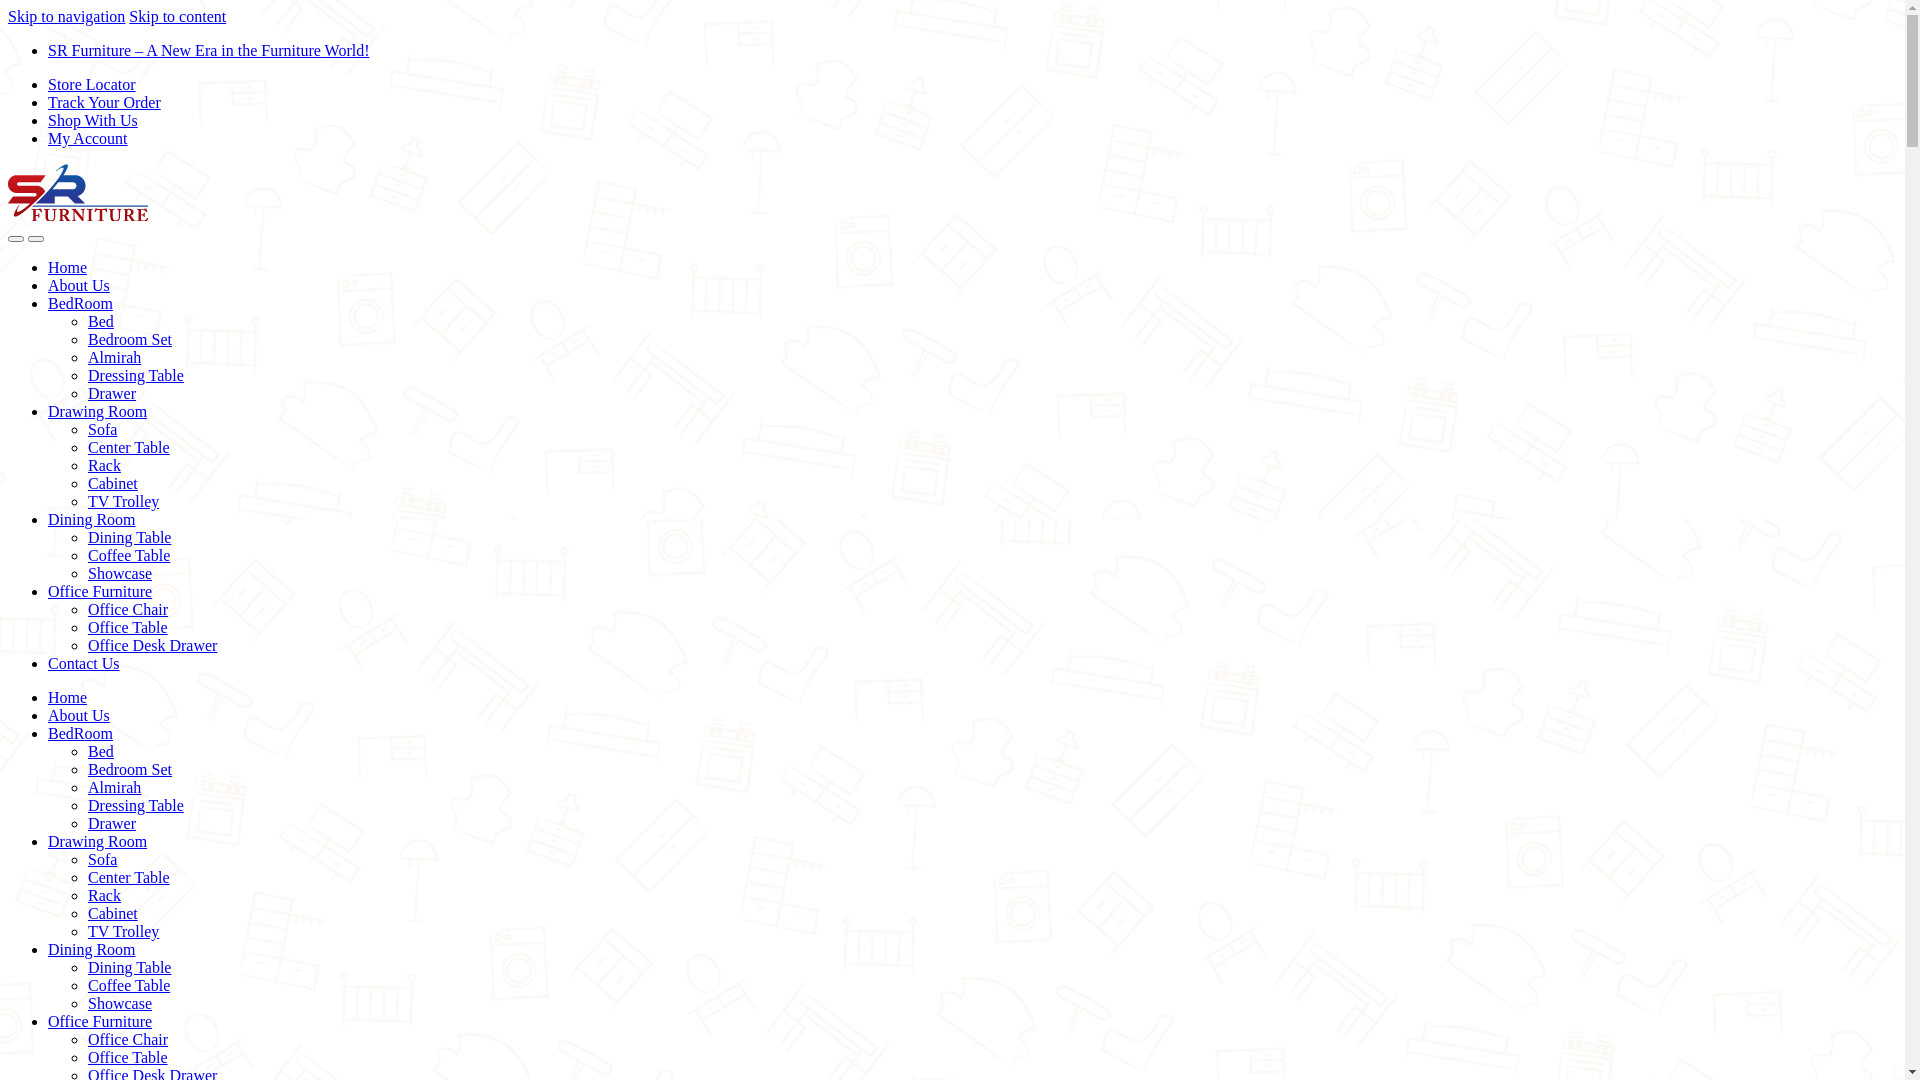 The width and height of the screenshot is (1920, 1080). What do you see at coordinates (91, 120) in the screenshot?
I see `'Shop With Us'` at bounding box center [91, 120].